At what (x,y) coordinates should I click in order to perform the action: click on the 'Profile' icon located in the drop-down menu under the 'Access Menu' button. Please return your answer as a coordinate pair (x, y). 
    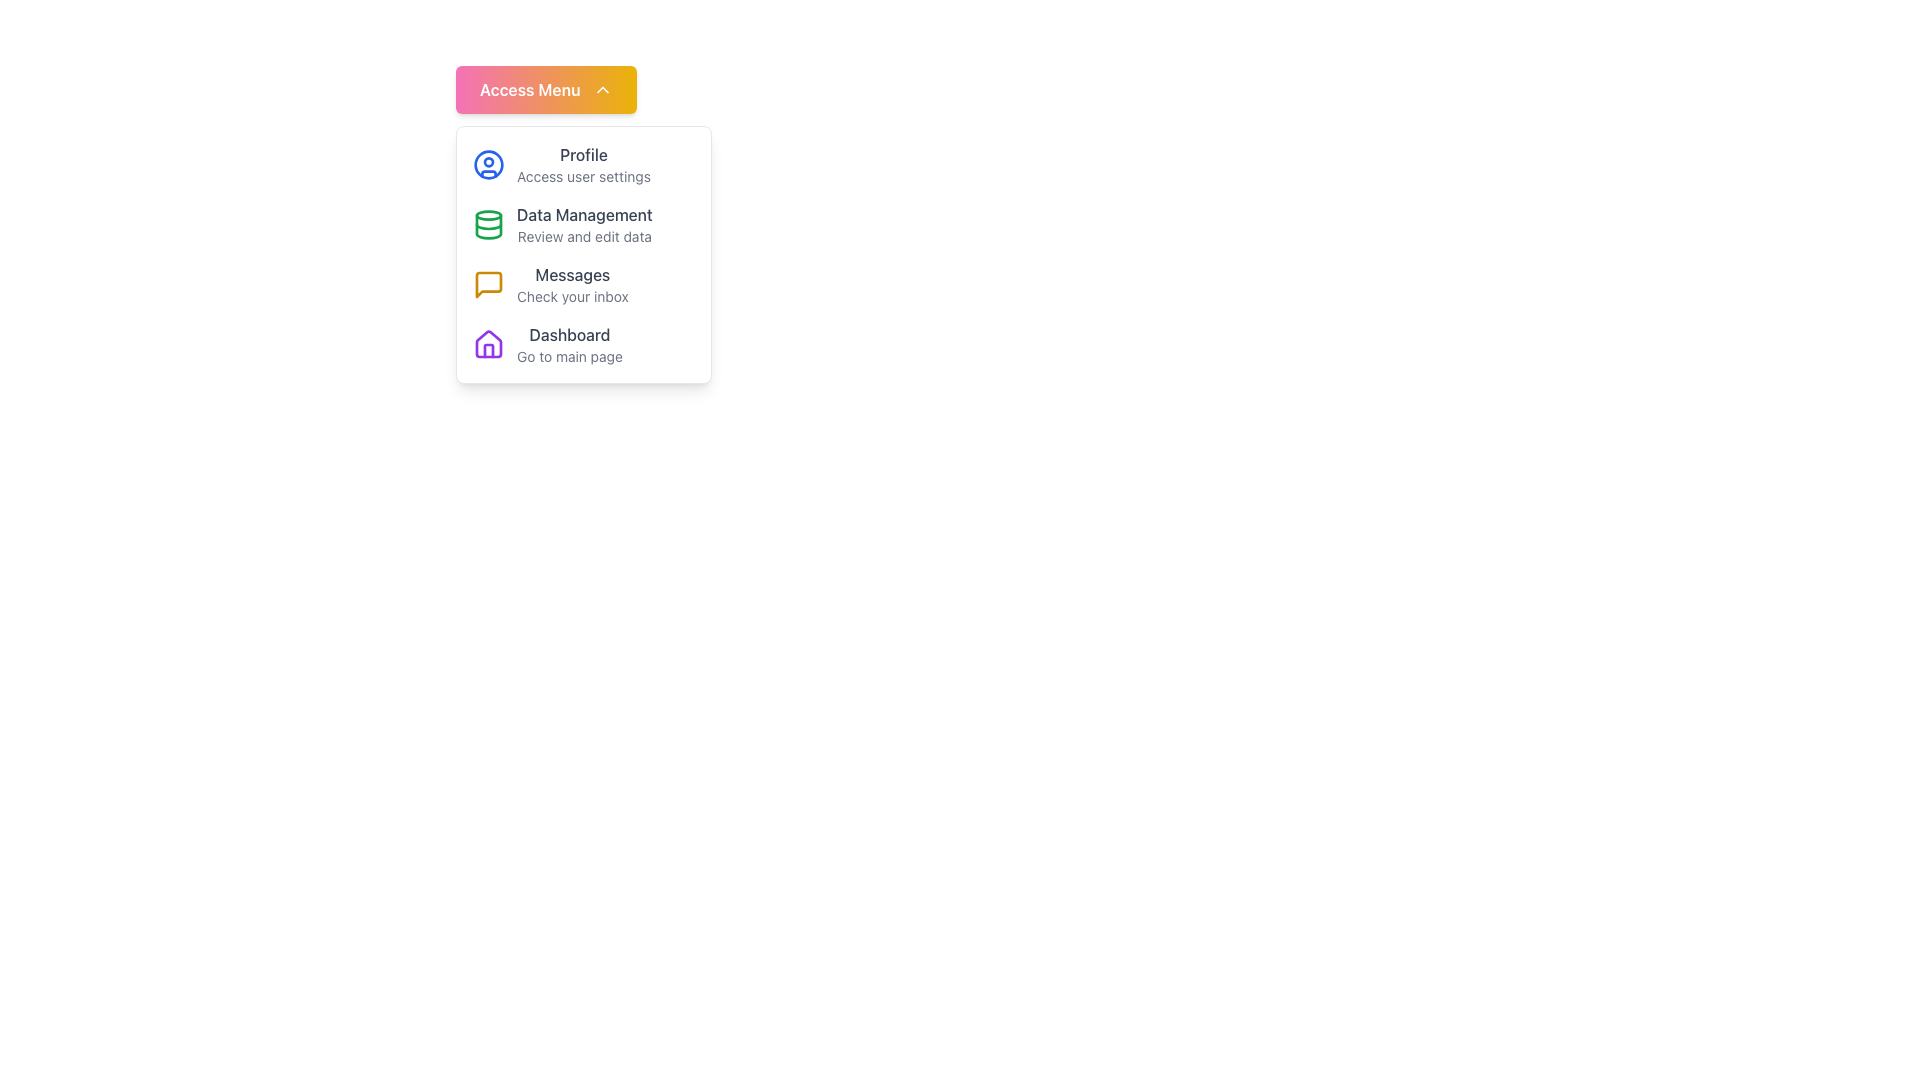
    Looking at the image, I should click on (489, 164).